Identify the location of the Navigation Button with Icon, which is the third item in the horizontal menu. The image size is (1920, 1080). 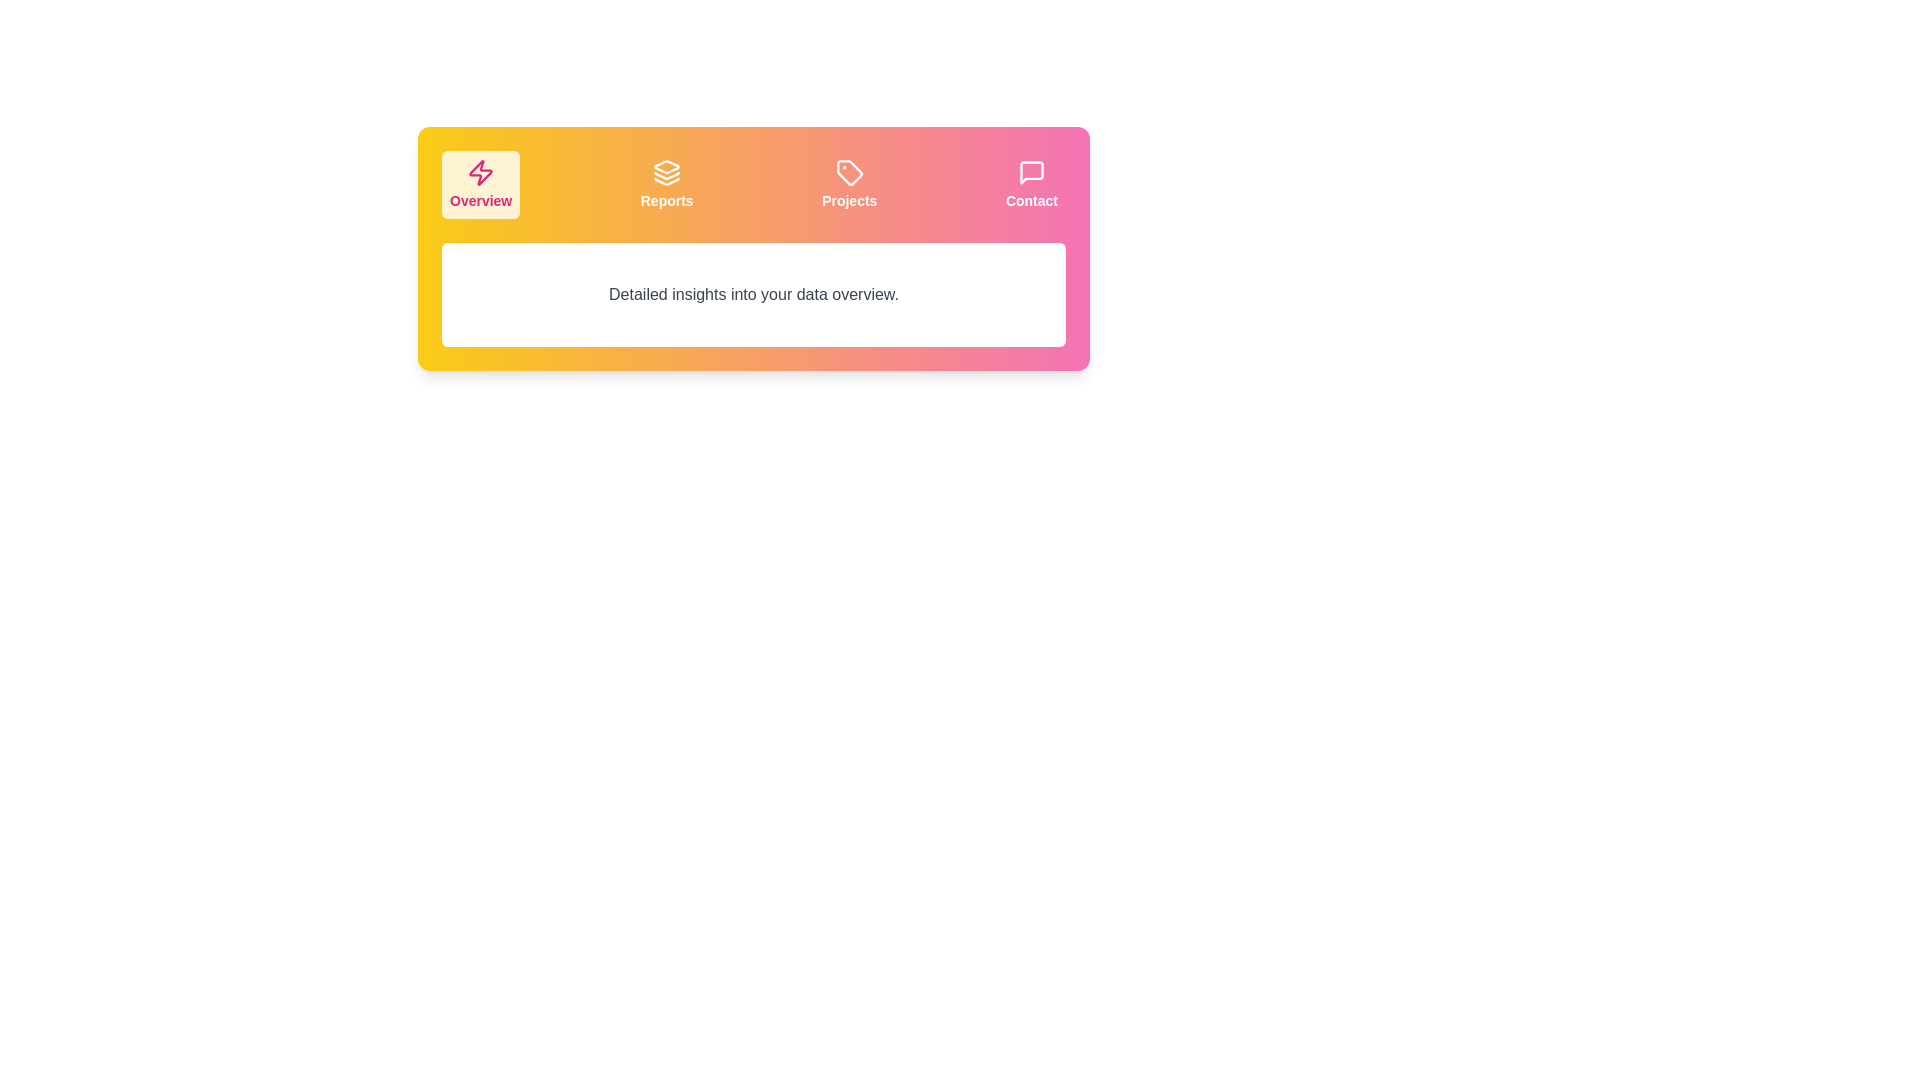
(849, 185).